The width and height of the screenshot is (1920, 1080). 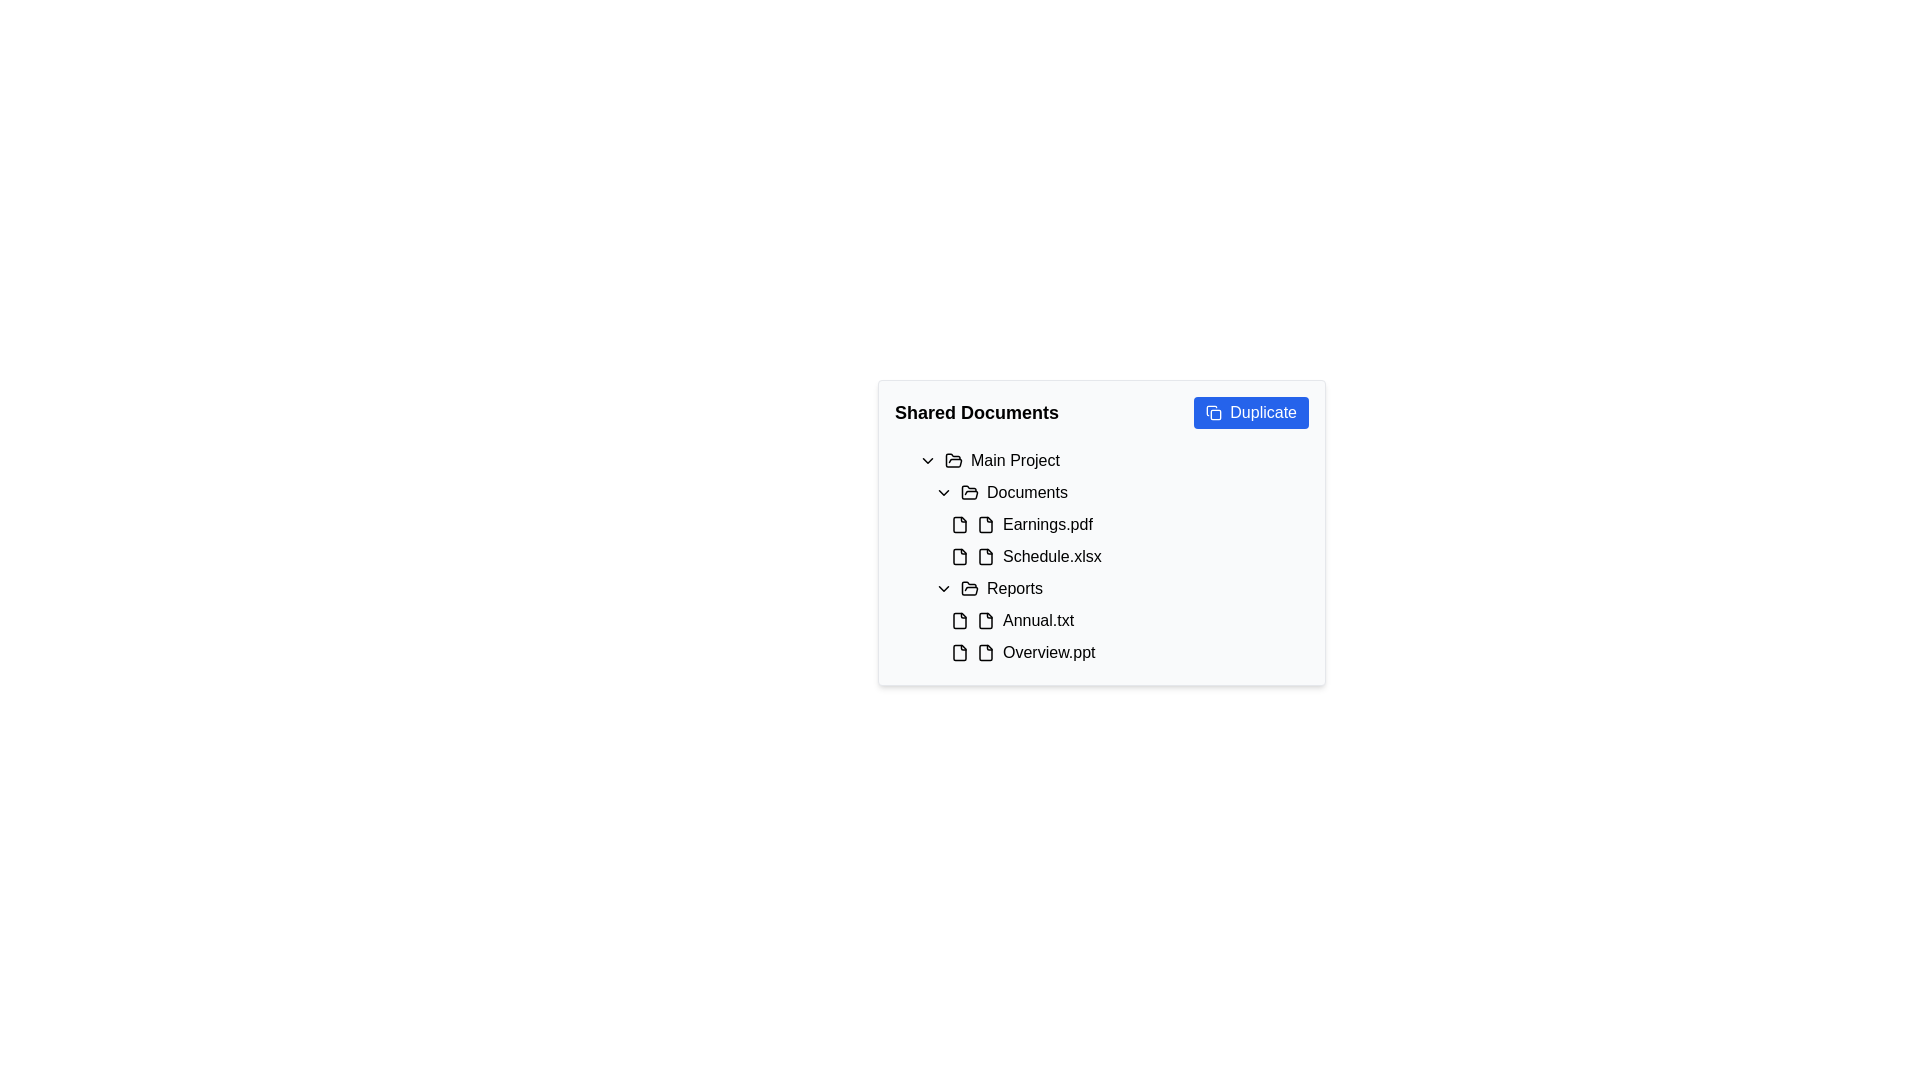 What do you see at coordinates (1015, 588) in the screenshot?
I see `the 'Reports' text label in the navigation component` at bounding box center [1015, 588].